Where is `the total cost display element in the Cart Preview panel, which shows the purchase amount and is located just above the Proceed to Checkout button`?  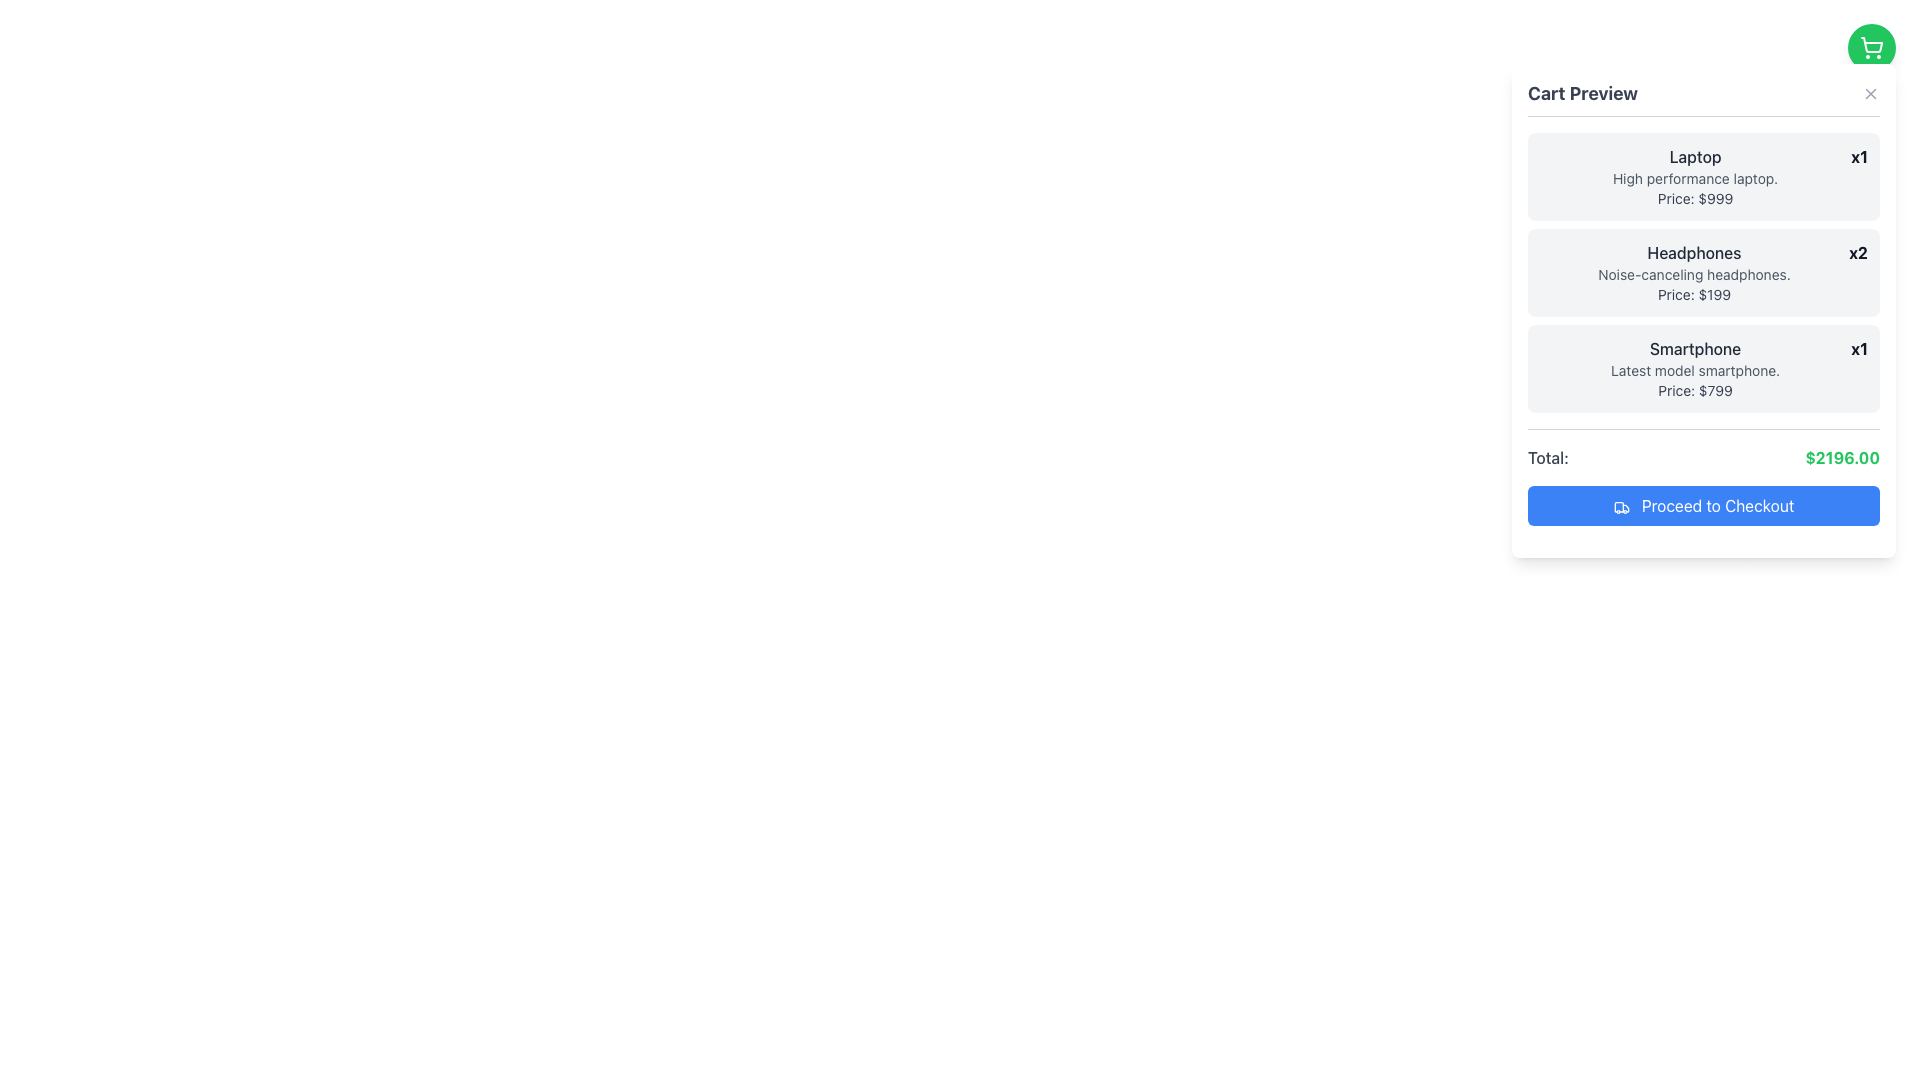 the total cost display element in the Cart Preview panel, which shows the purchase amount and is located just above the Proceed to Checkout button is located at coordinates (1703, 447).